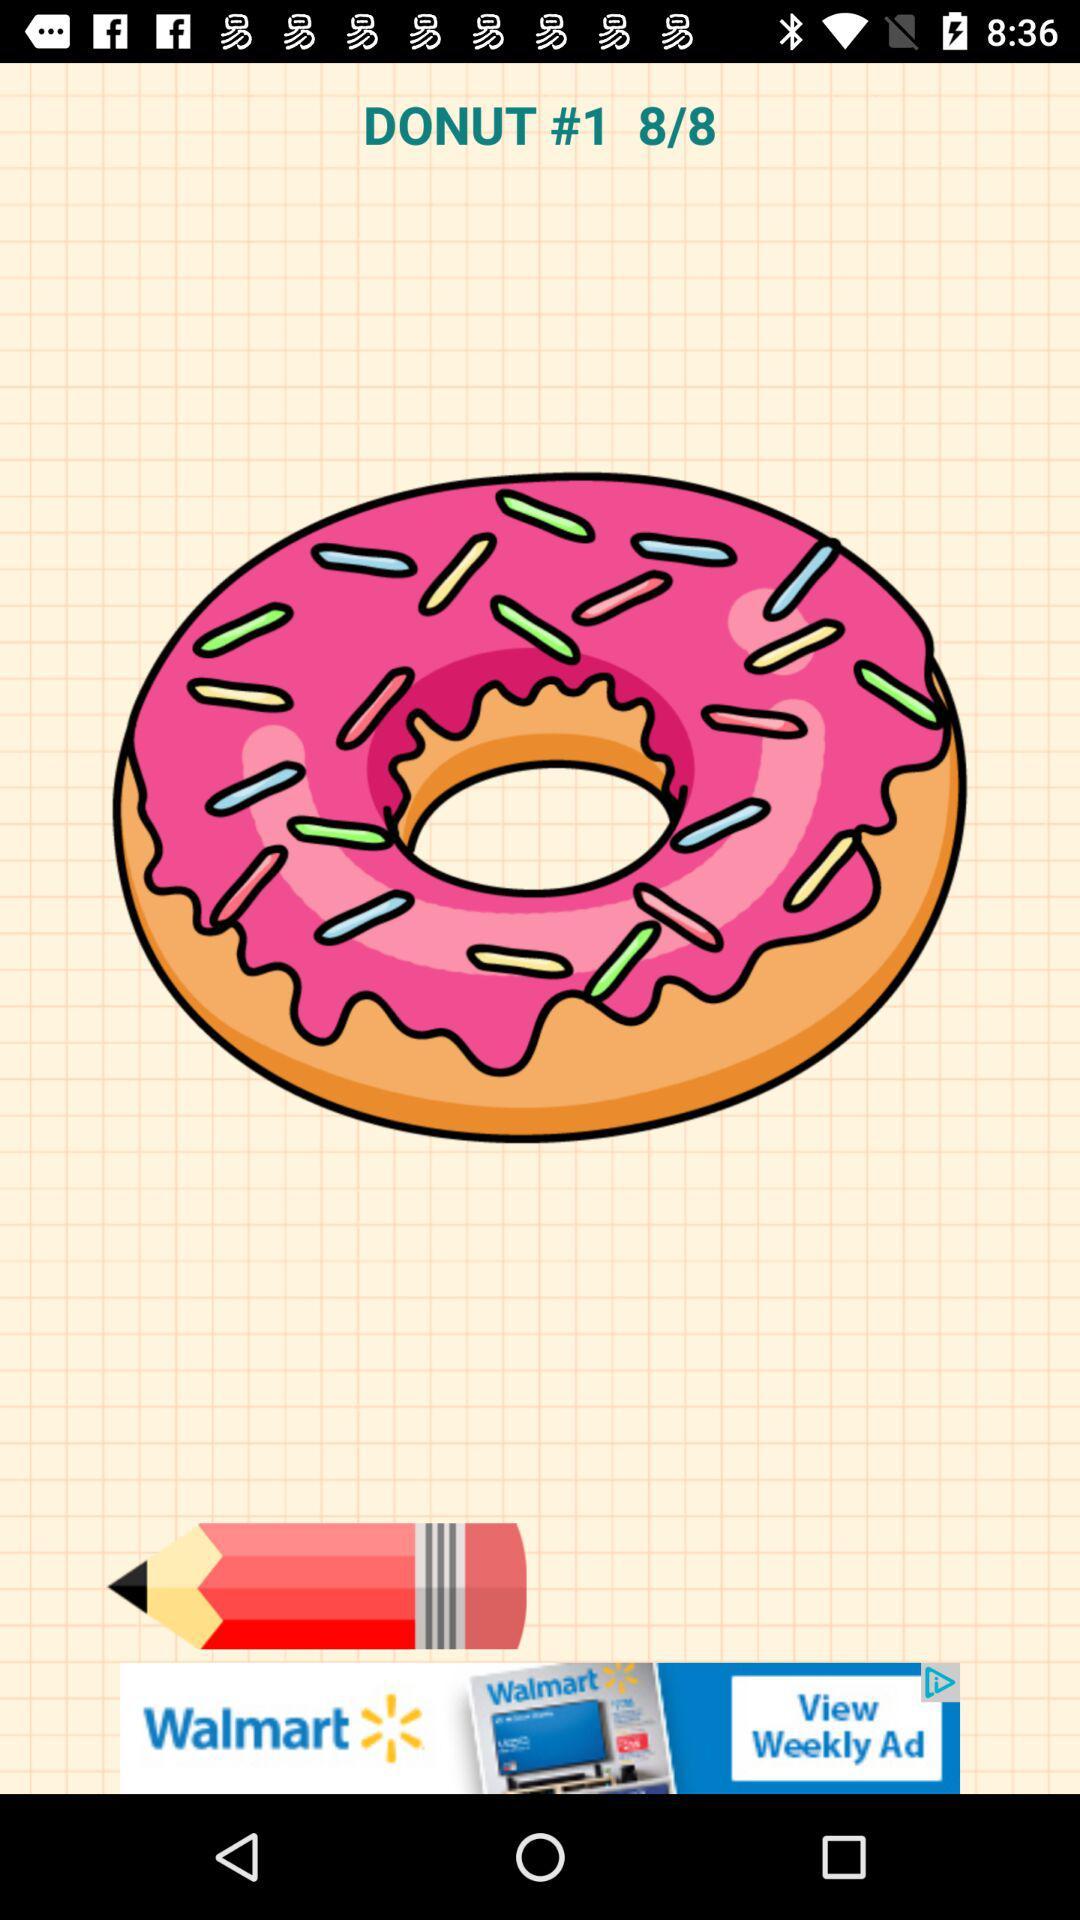 The height and width of the screenshot is (1920, 1080). I want to click on coloring stick, so click(315, 1585).